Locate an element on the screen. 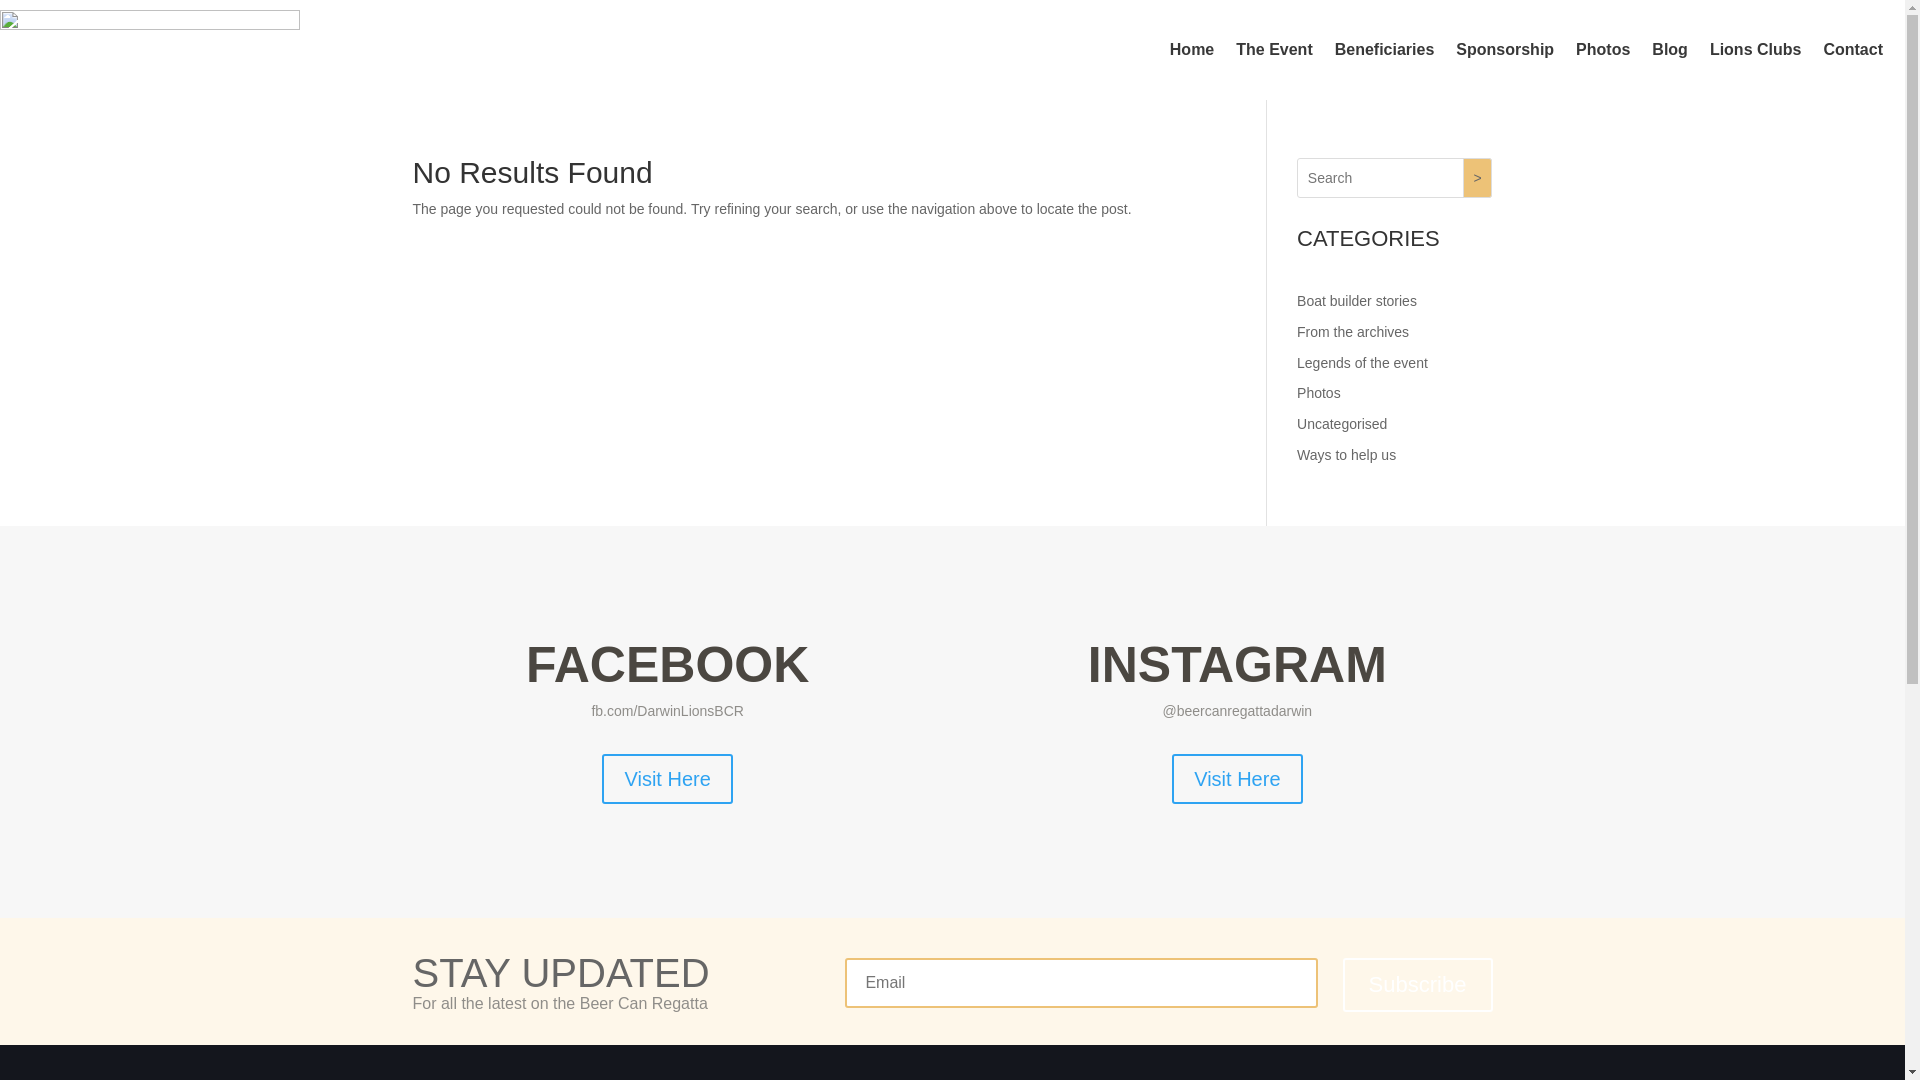  'Home' is located at coordinates (1191, 49).